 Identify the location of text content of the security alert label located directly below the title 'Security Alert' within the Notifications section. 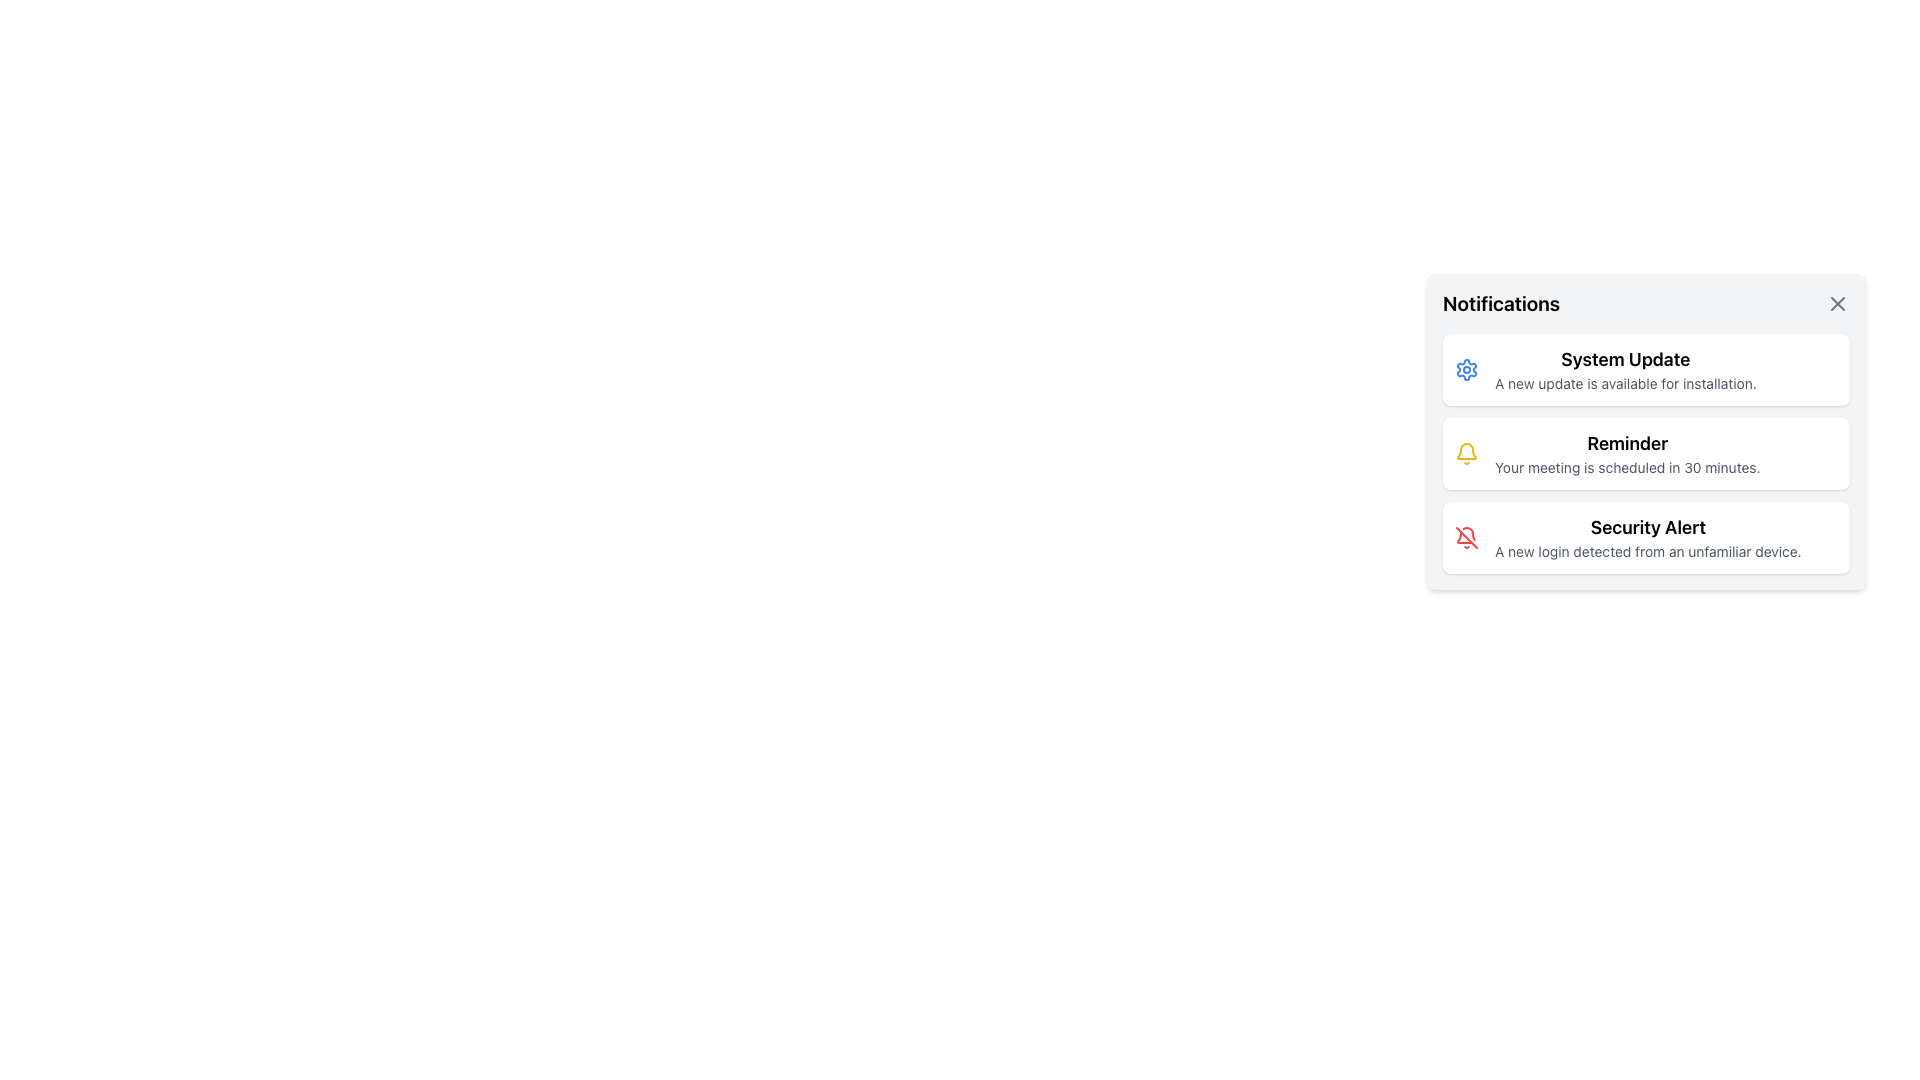
(1648, 551).